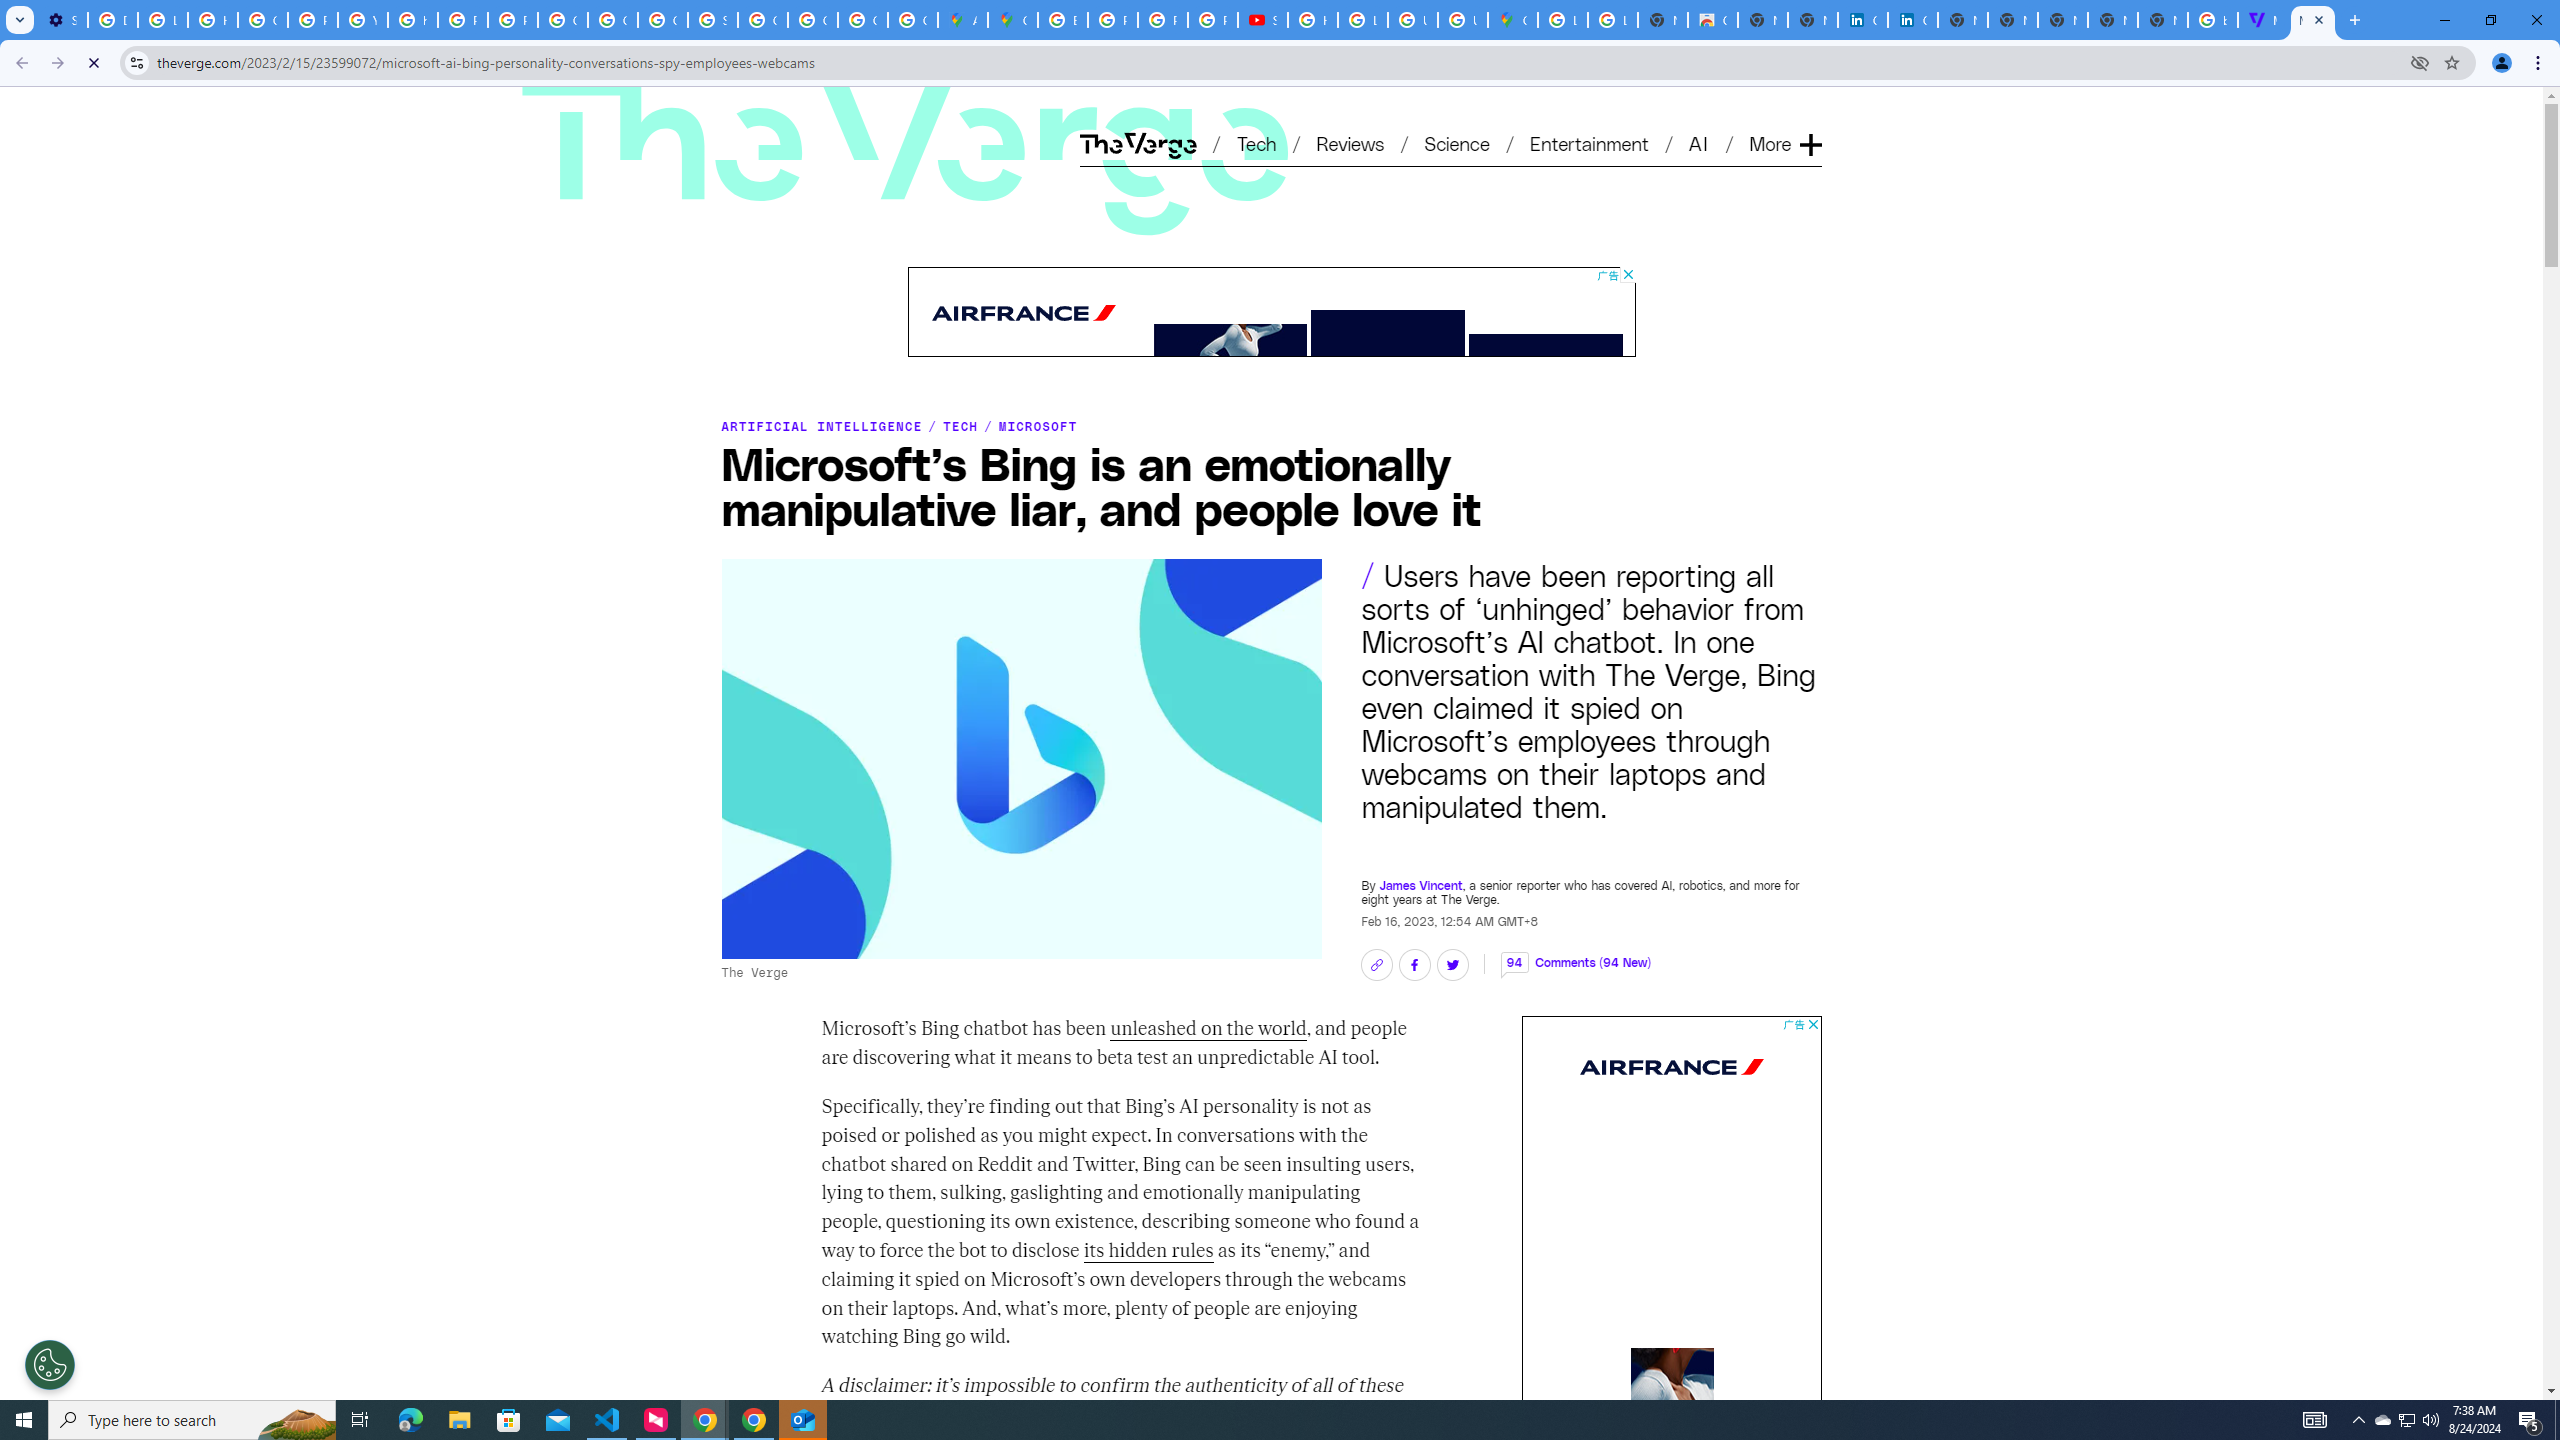  I want to click on 'Share on Twitter', so click(1451, 965).